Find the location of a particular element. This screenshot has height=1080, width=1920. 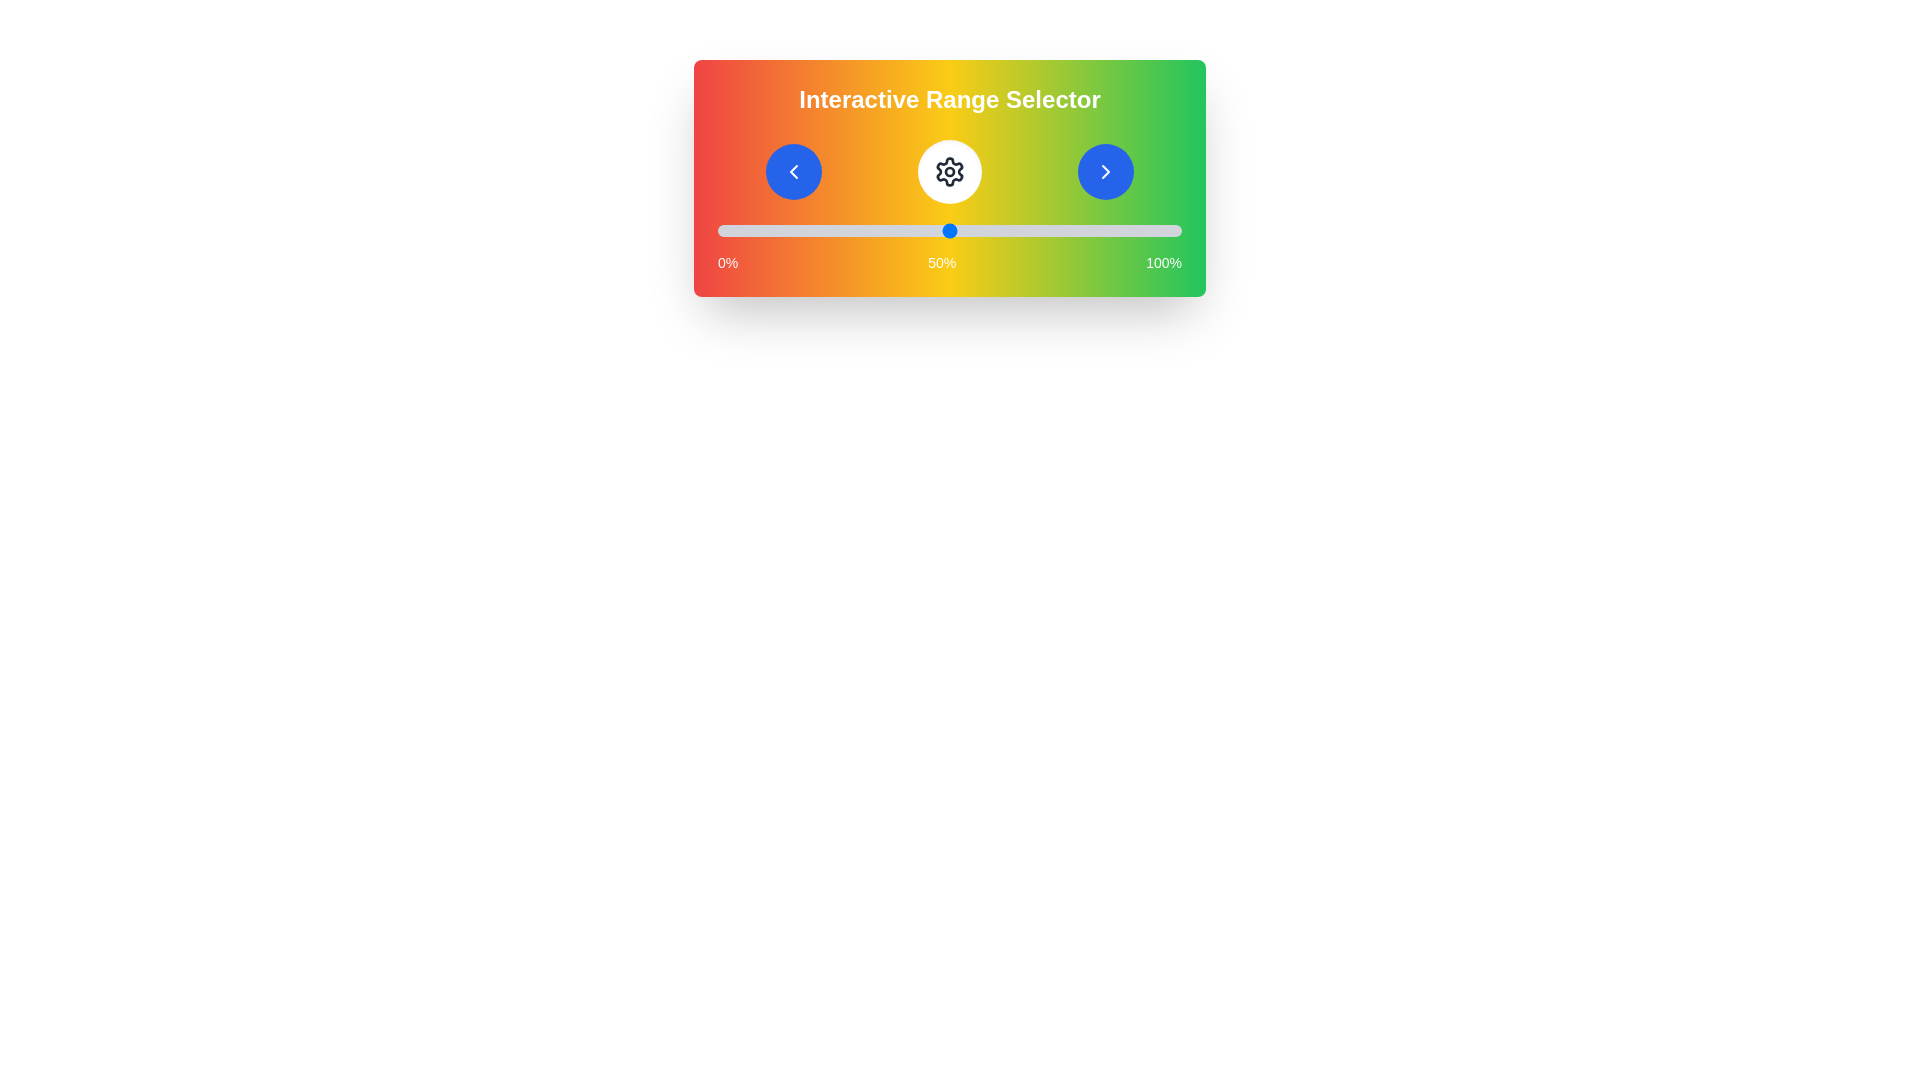

the slider to set the value to 56% is located at coordinates (977, 230).